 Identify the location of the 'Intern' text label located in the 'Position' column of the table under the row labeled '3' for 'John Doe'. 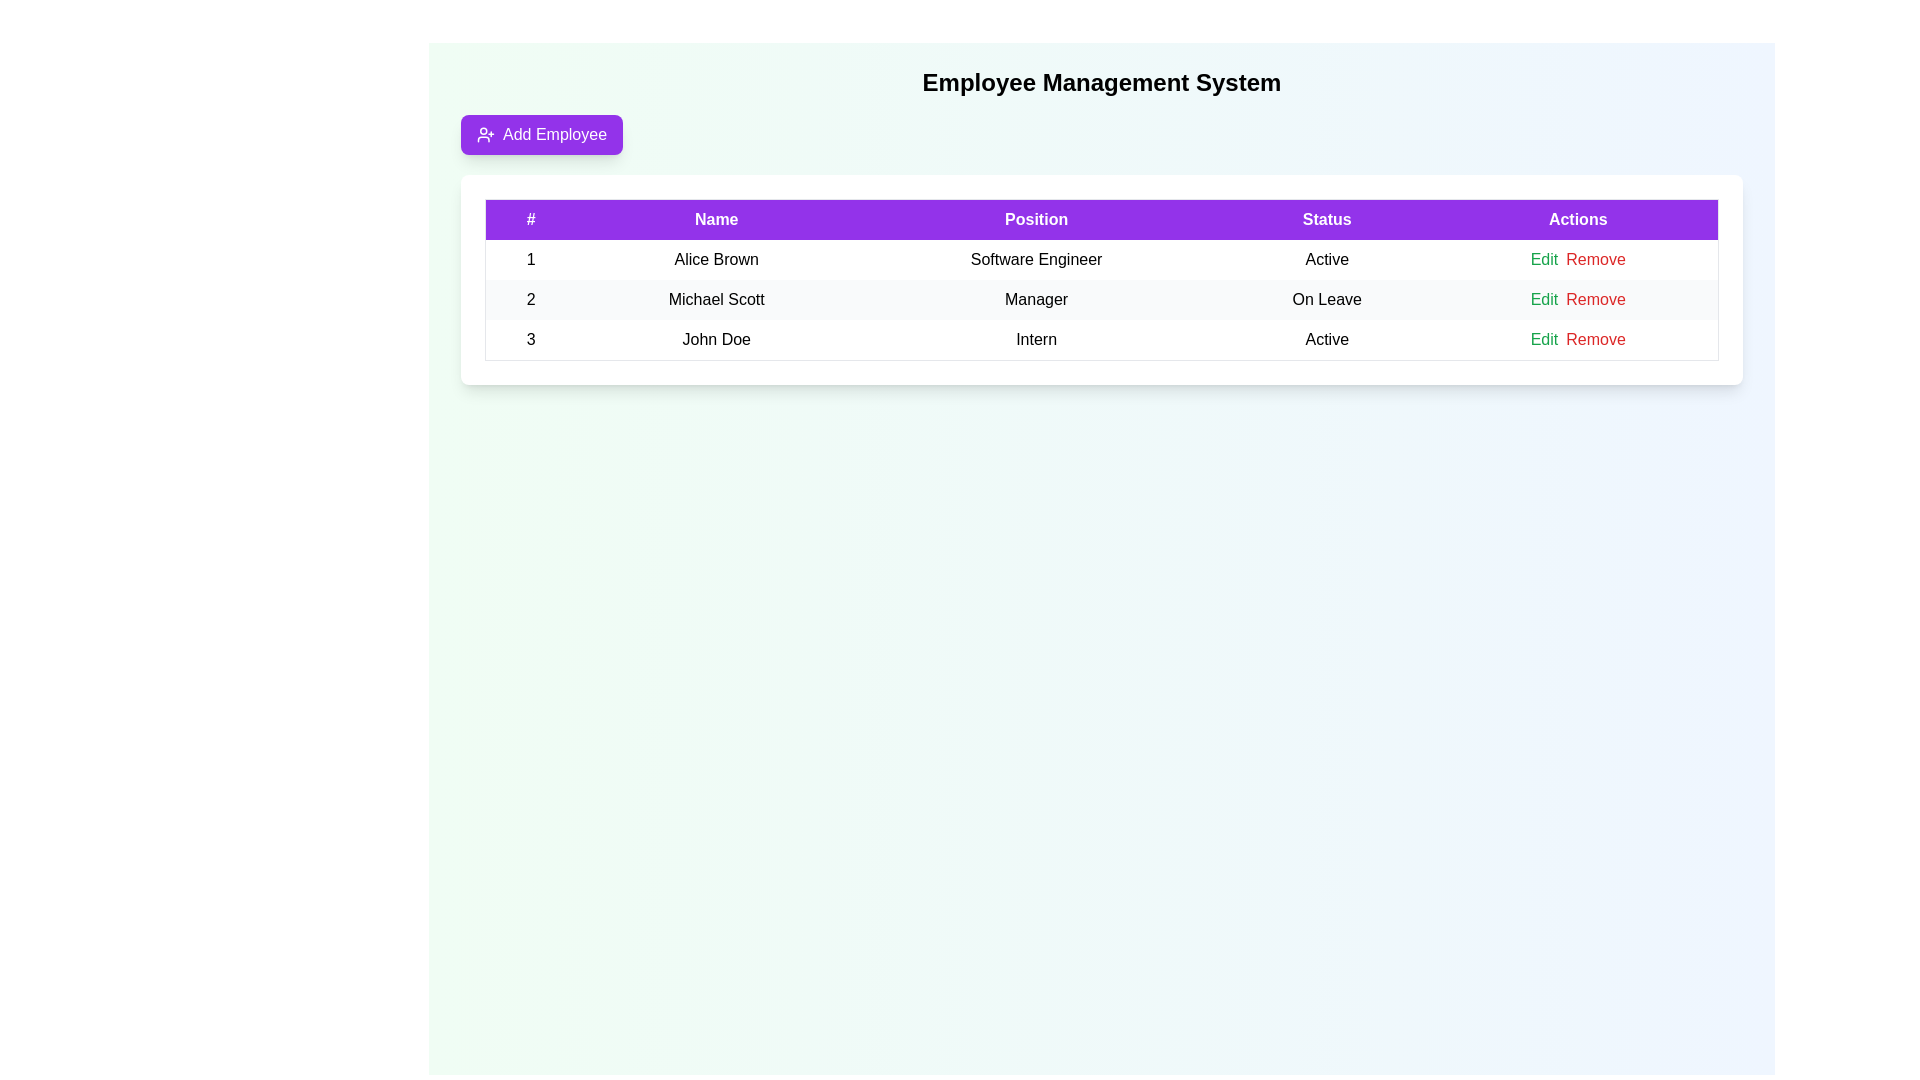
(1036, 339).